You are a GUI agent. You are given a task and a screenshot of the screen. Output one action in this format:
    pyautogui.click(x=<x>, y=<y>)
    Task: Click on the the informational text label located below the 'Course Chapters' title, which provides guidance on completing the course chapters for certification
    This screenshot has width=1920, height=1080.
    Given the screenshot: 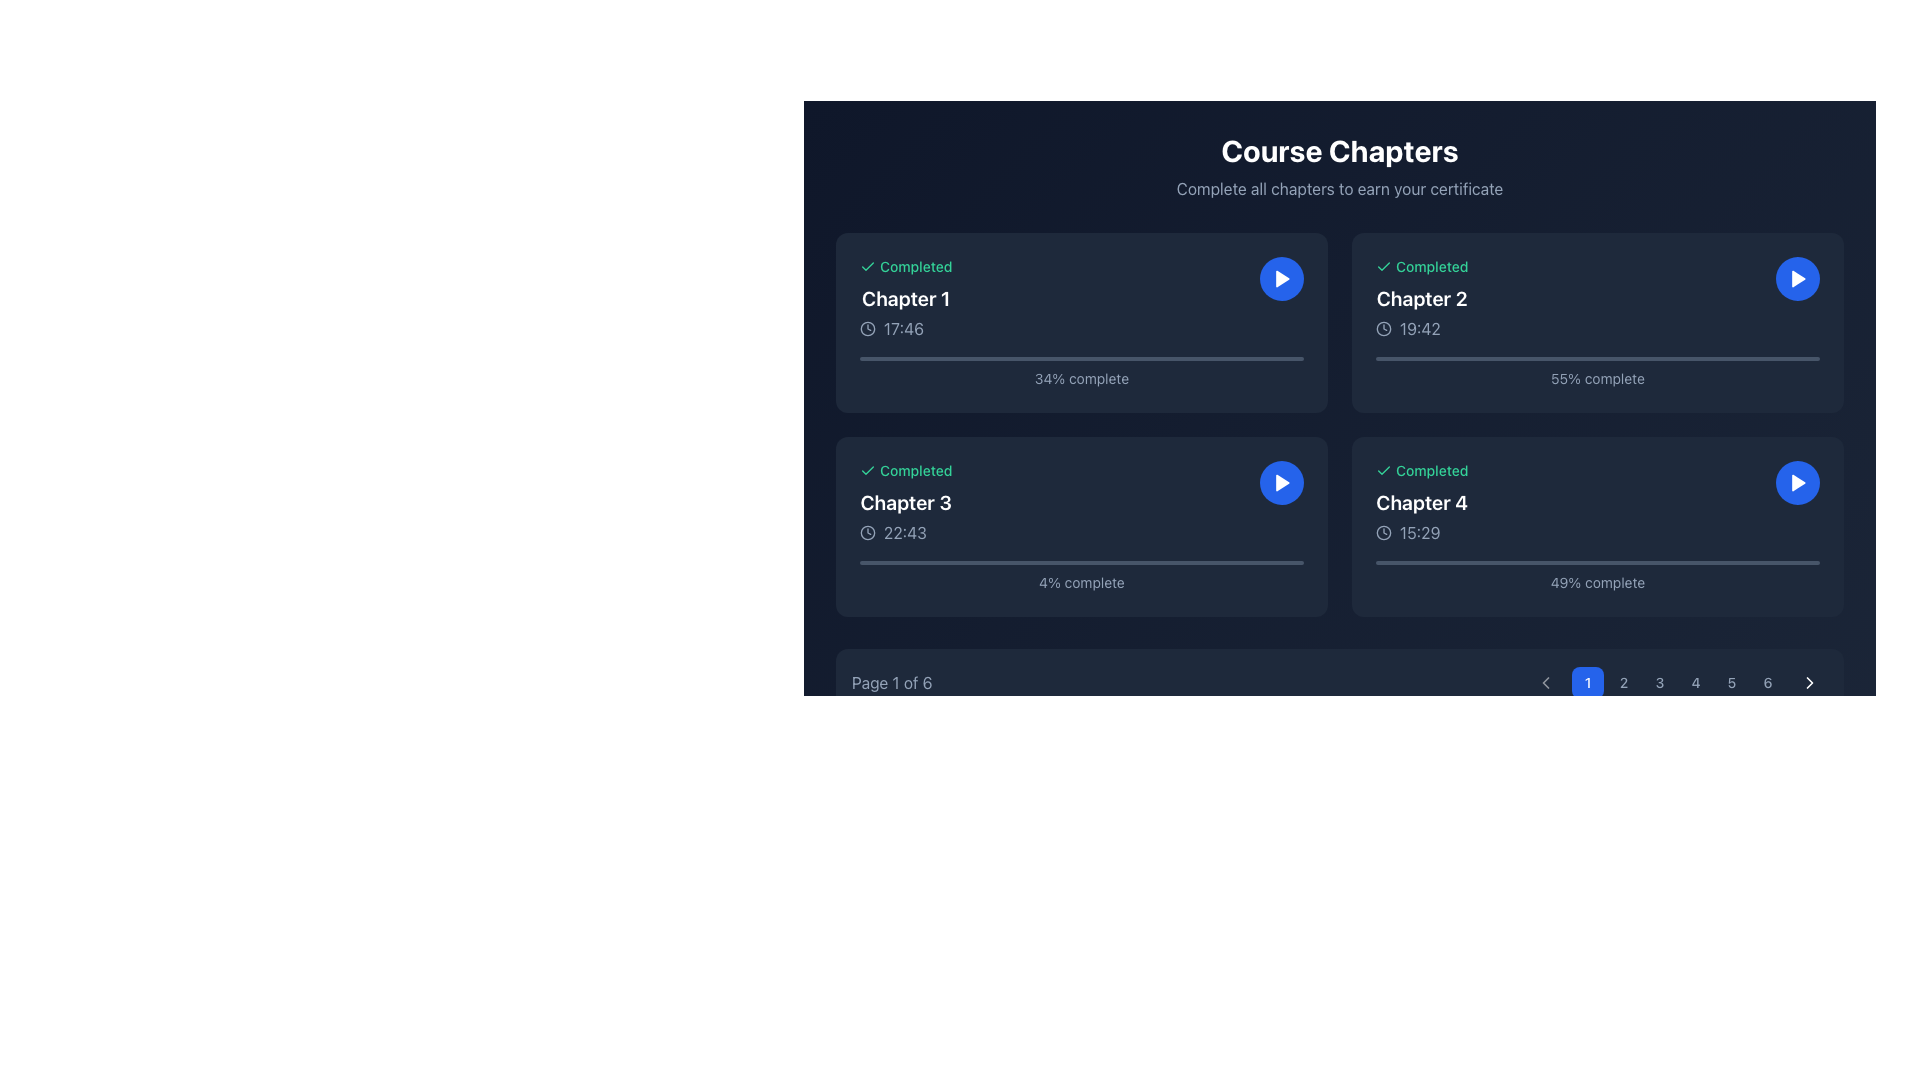 What is the action you would take?
    pyautogui.click(x=1339, y=189)
    